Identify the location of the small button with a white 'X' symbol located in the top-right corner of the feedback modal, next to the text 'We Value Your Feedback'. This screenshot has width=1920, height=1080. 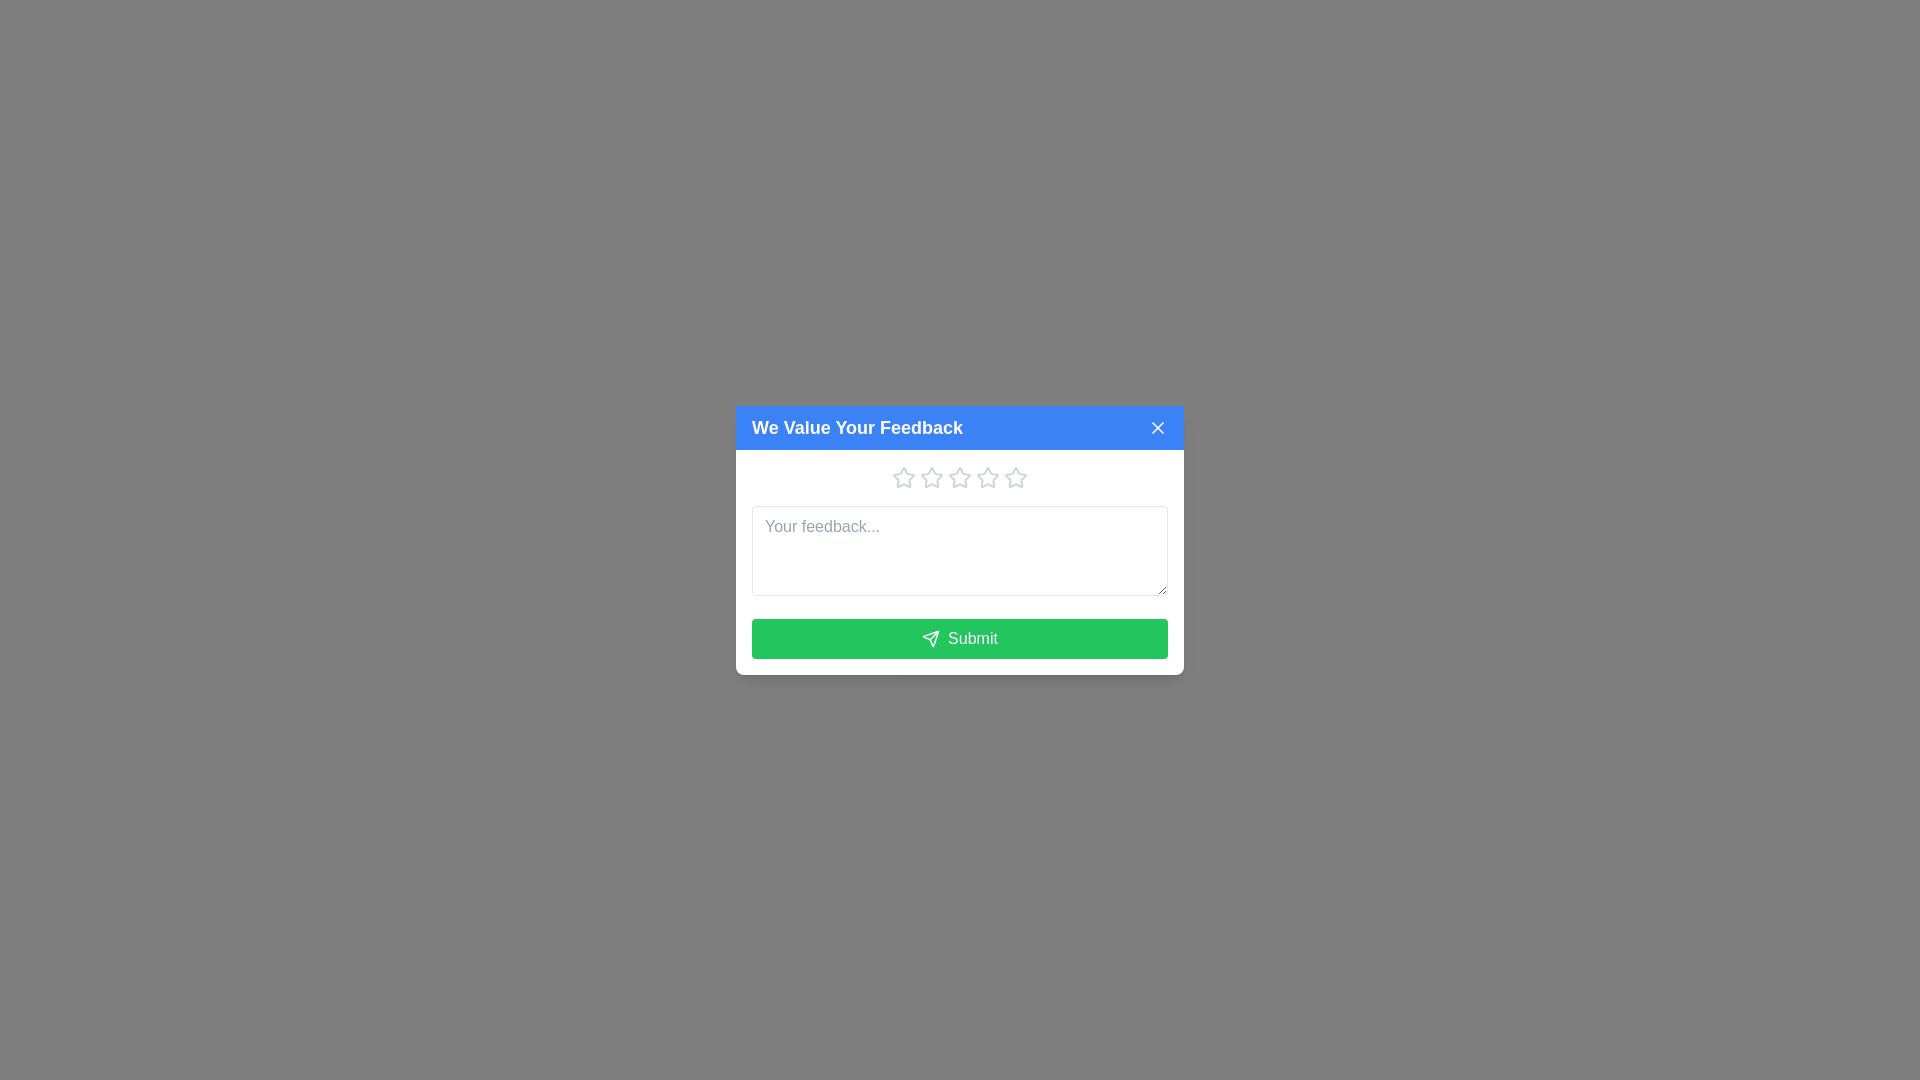
(1157, 426).